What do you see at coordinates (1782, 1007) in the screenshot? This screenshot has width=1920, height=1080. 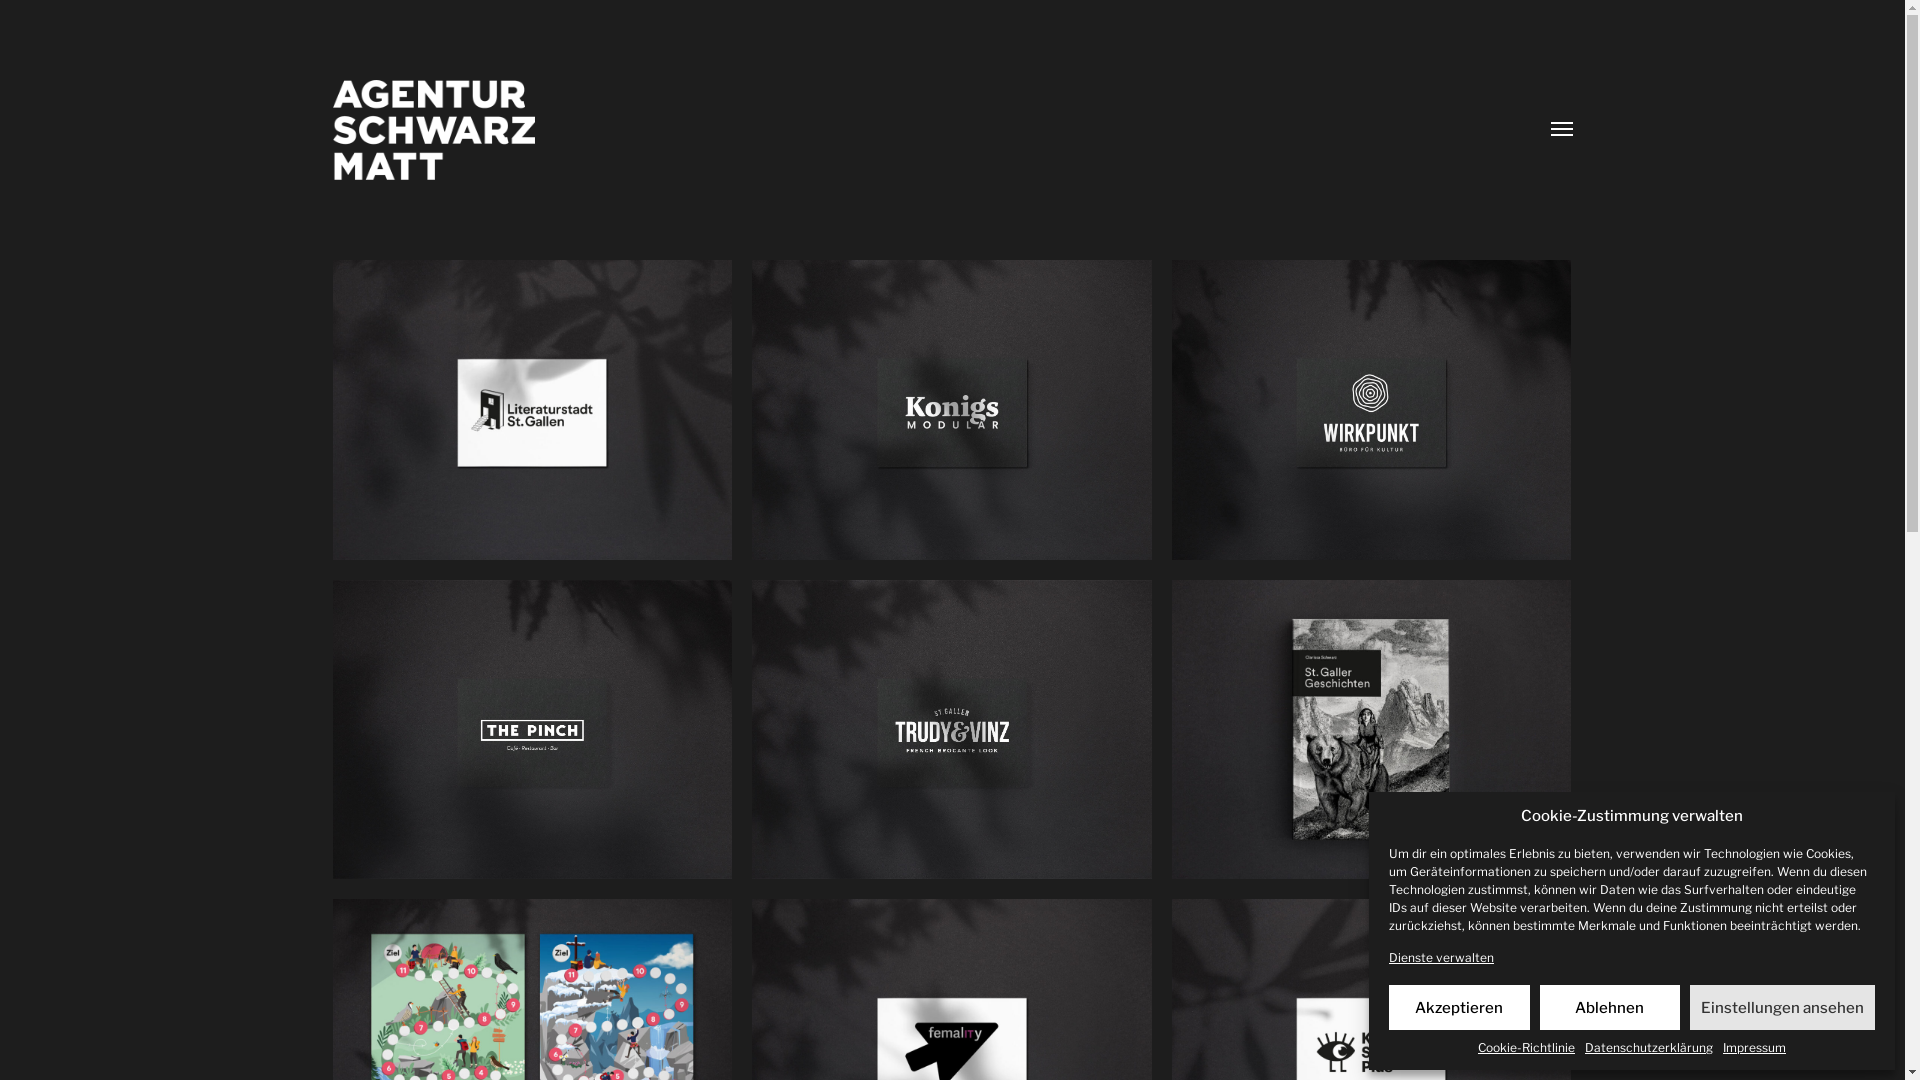 I see `'Einstellungen ansehen'` at bounding box center [1782, 1007].